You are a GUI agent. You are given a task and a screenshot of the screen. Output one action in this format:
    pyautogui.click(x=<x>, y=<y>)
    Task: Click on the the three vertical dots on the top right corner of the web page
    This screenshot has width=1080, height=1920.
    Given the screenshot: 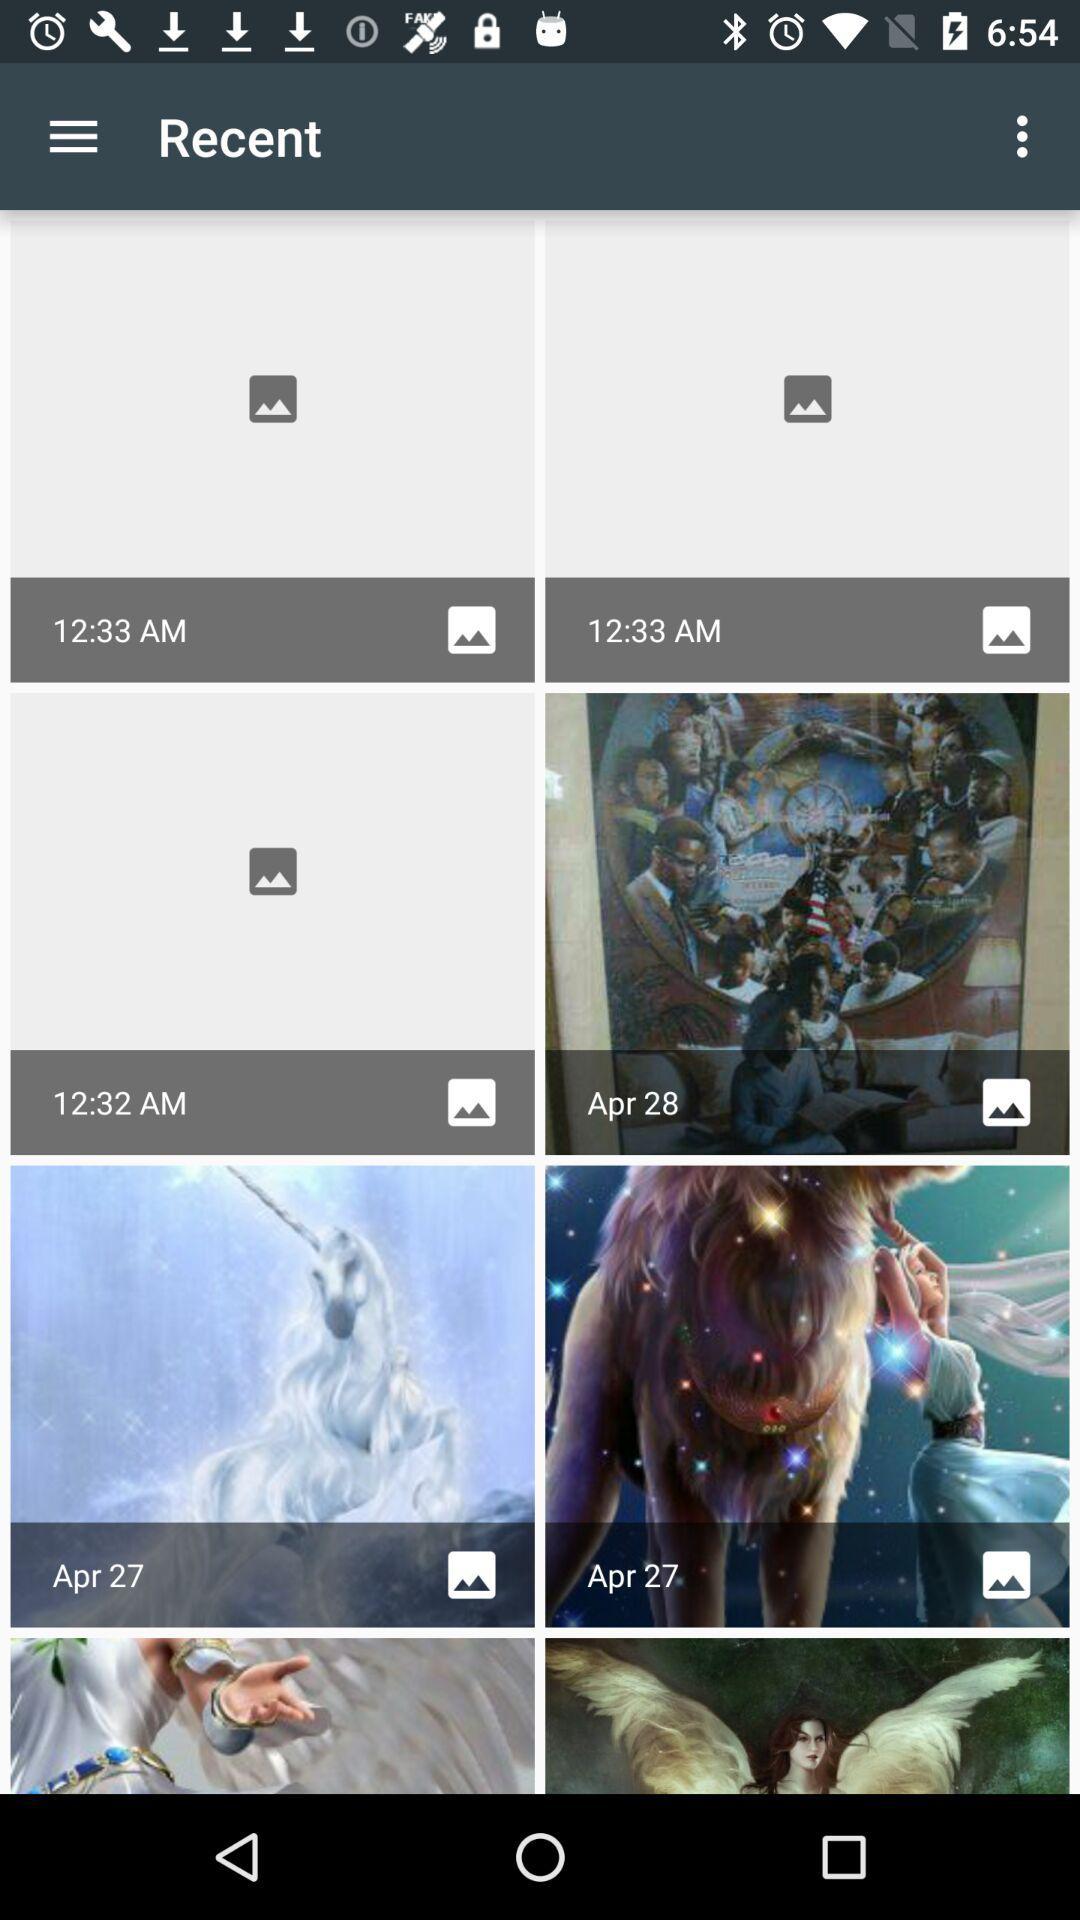 What is the action you would take?
    pyautogui.click(x=1027, y=136)
    